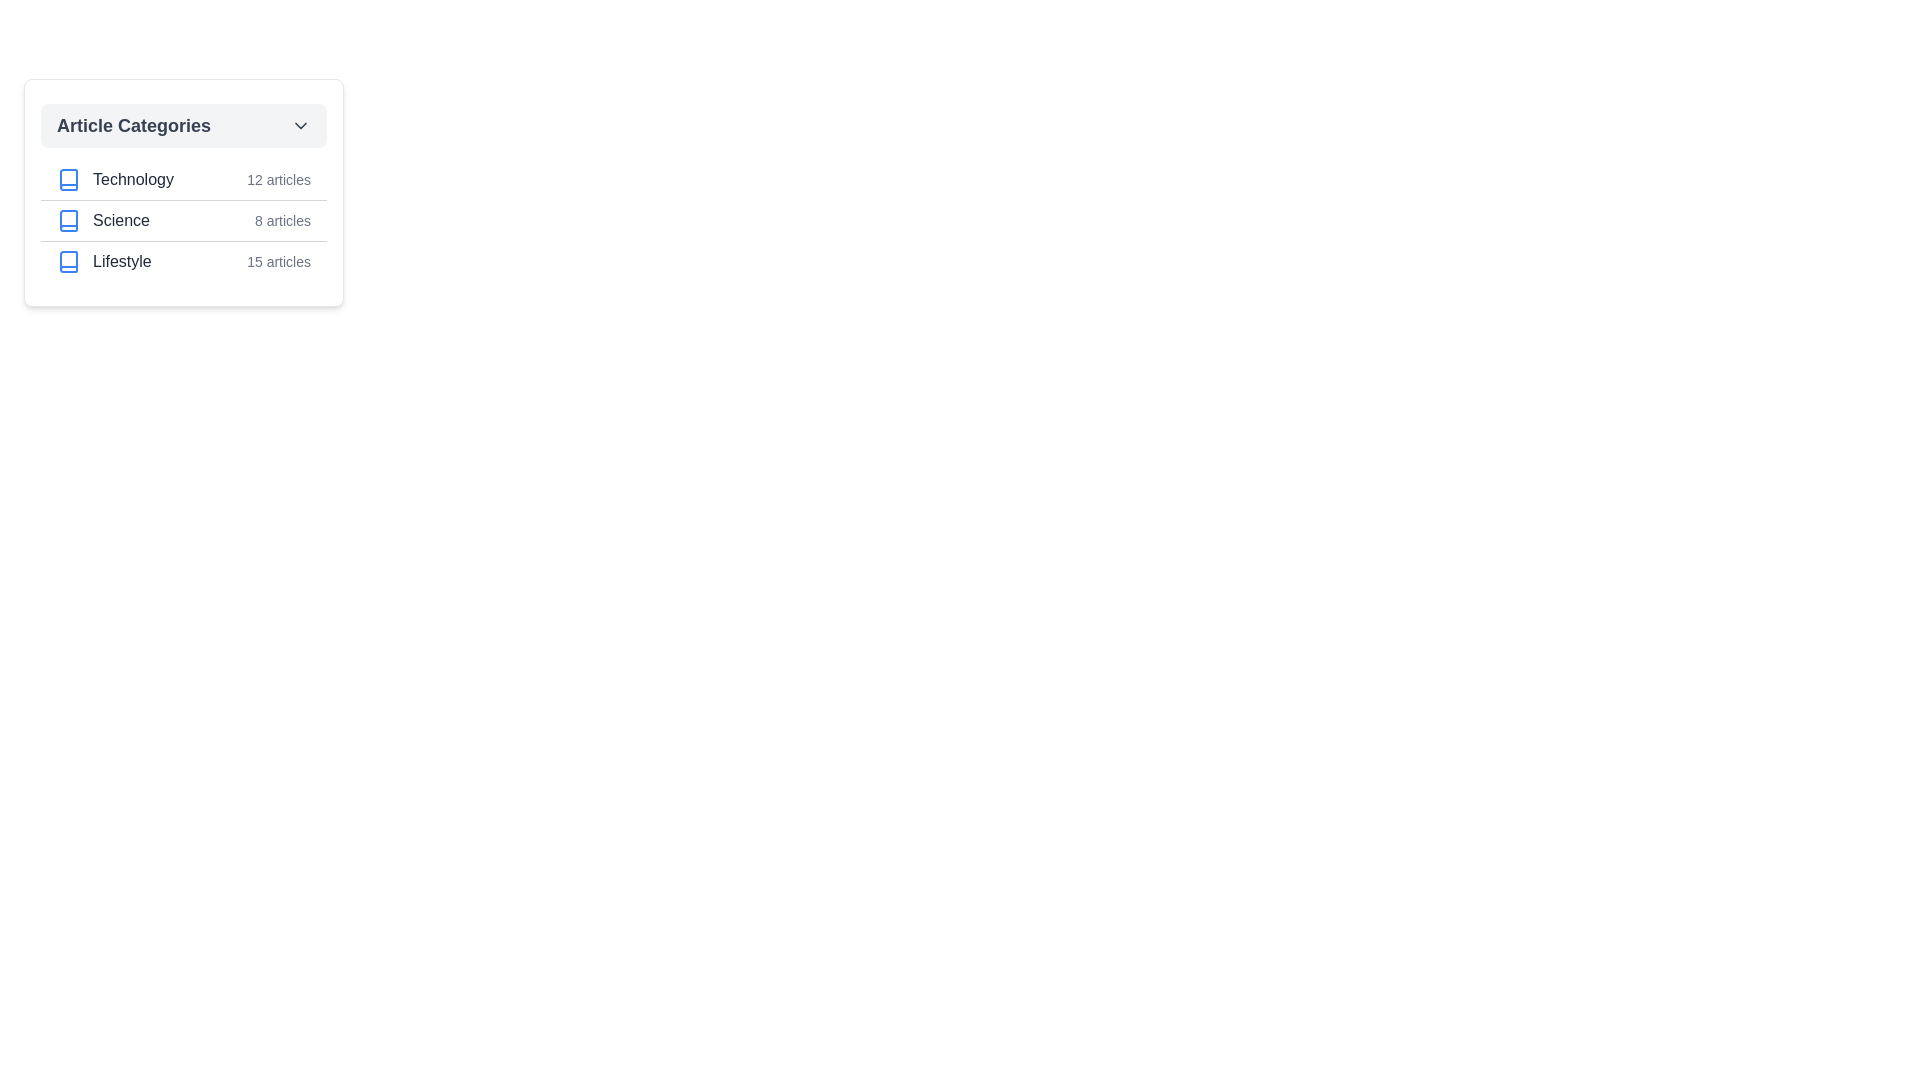  Describe the element at coordinates (68, 261) in the screenshot. I see `the stylized blue book icon located next to the 'Lifestyle' category in the list of article categories` at that location.